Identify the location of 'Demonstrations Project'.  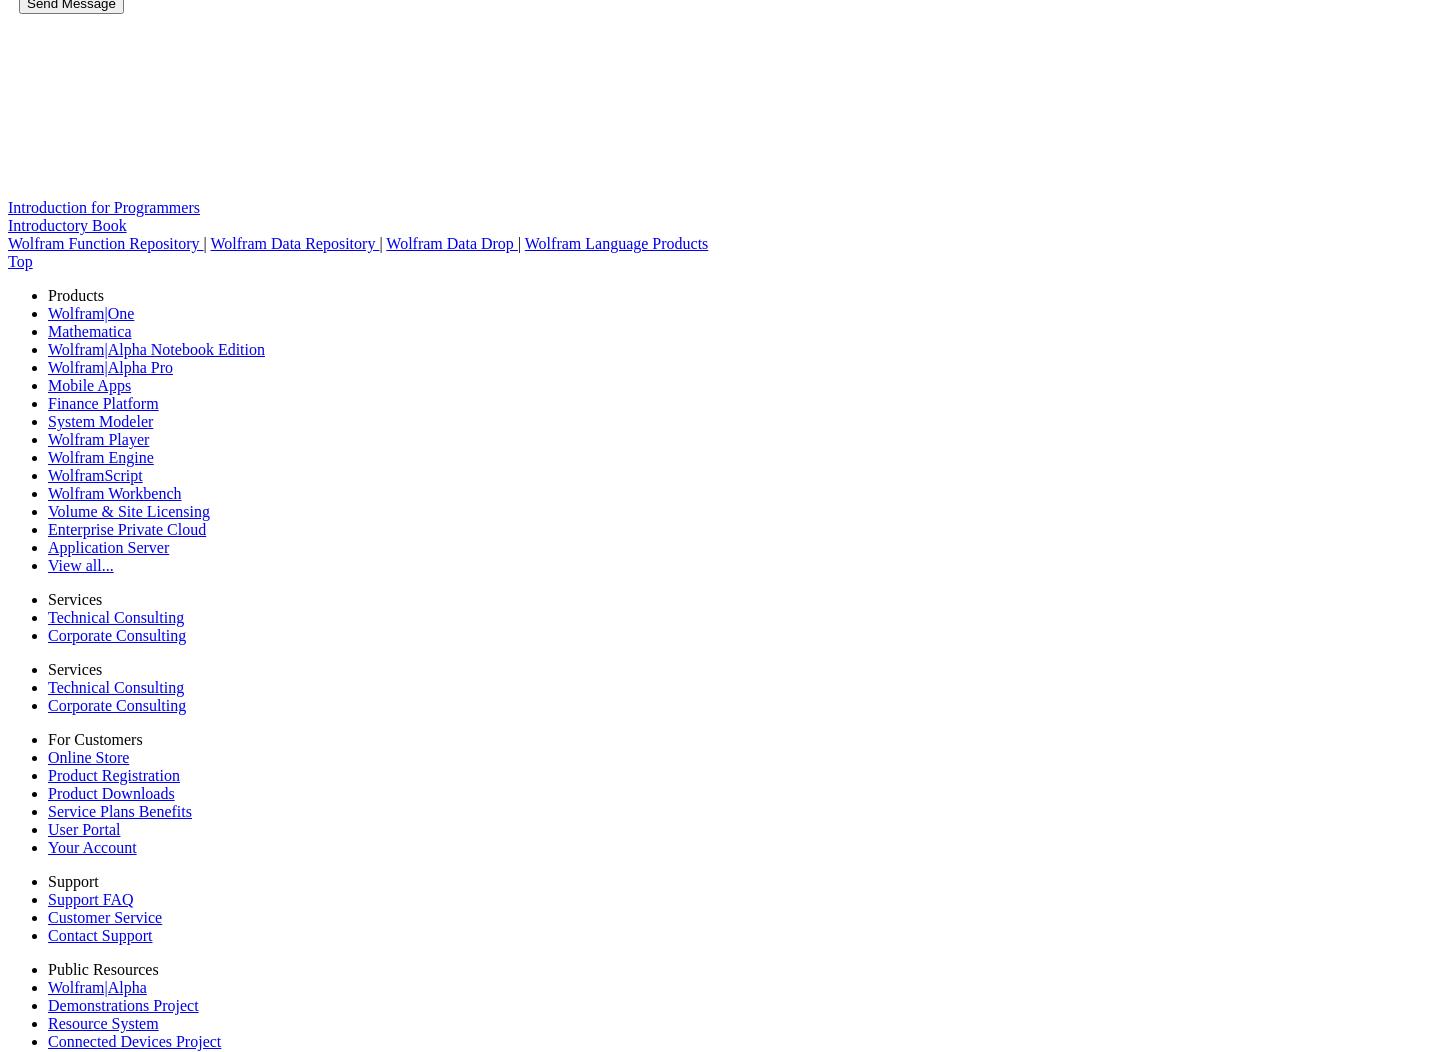
(121, 1005).